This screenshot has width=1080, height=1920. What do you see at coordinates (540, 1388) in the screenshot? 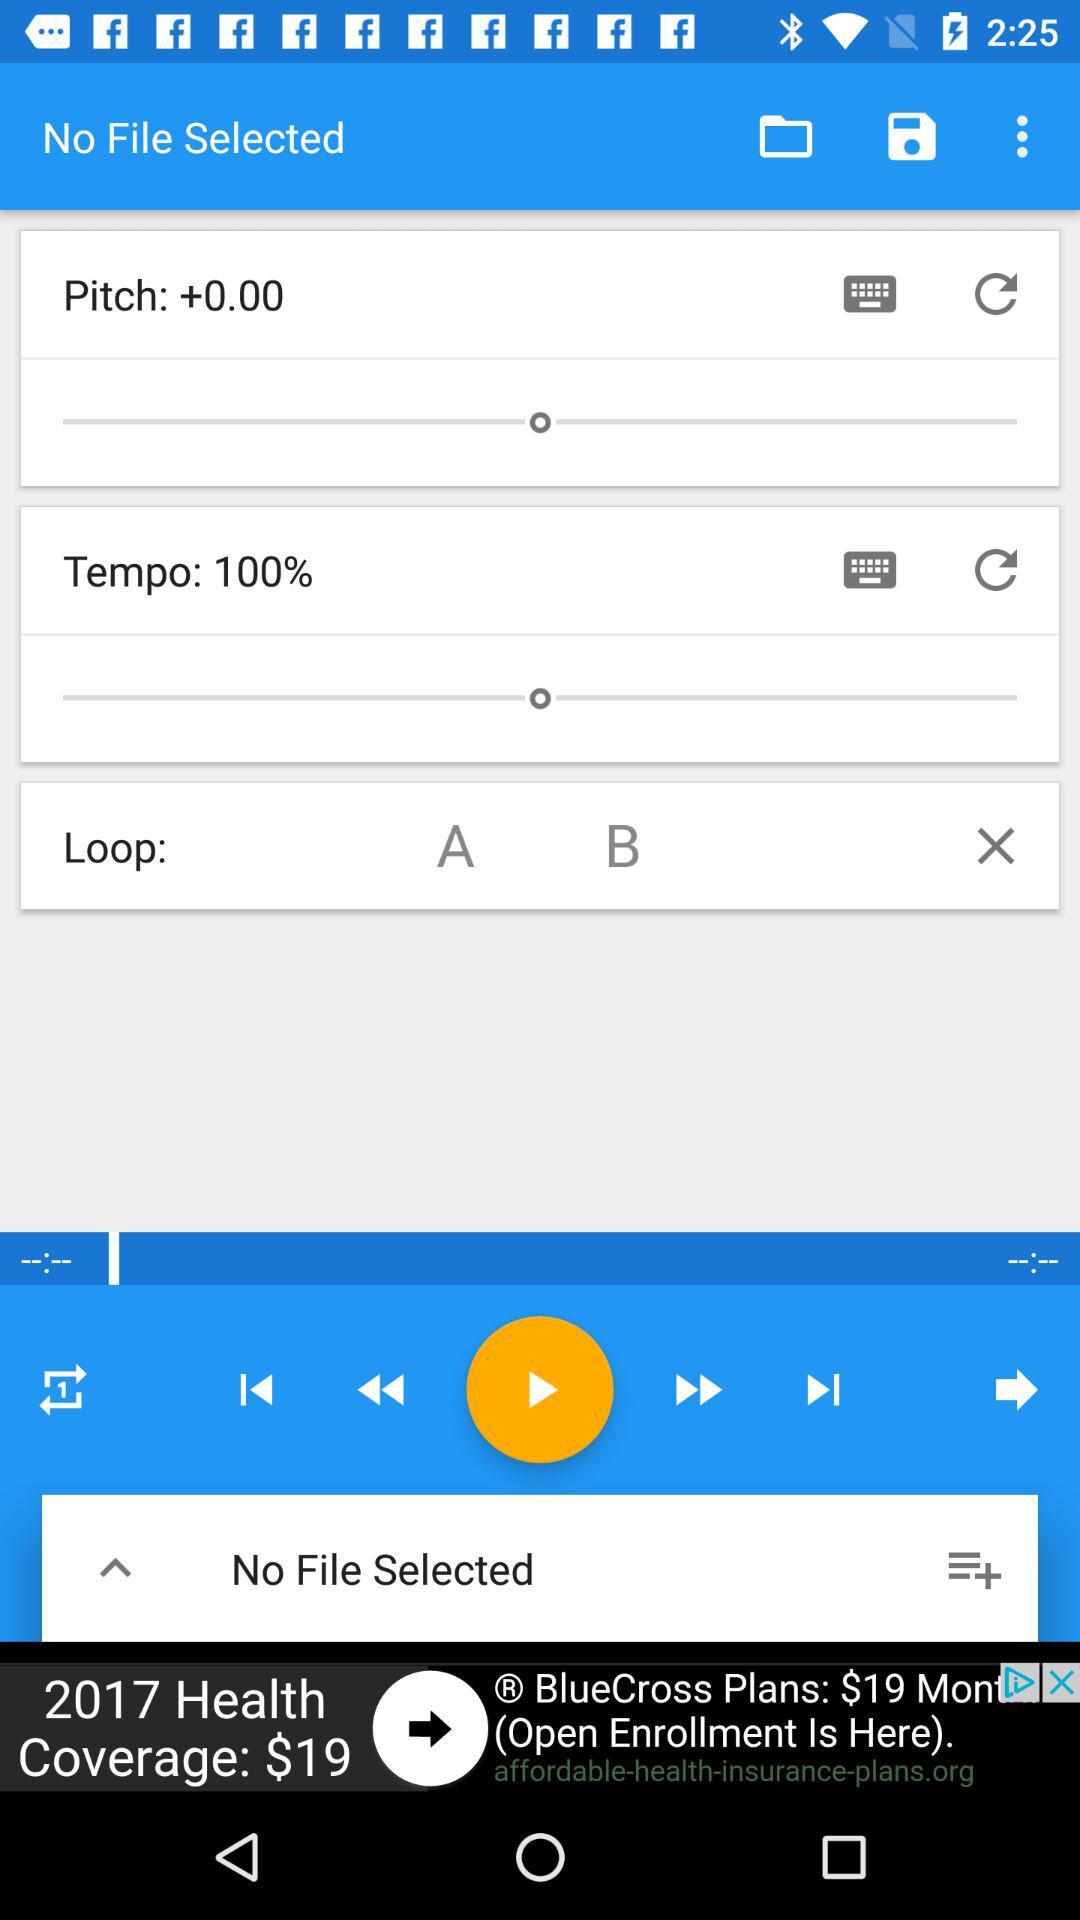
I see `play` at bounding box center [540, 1388].